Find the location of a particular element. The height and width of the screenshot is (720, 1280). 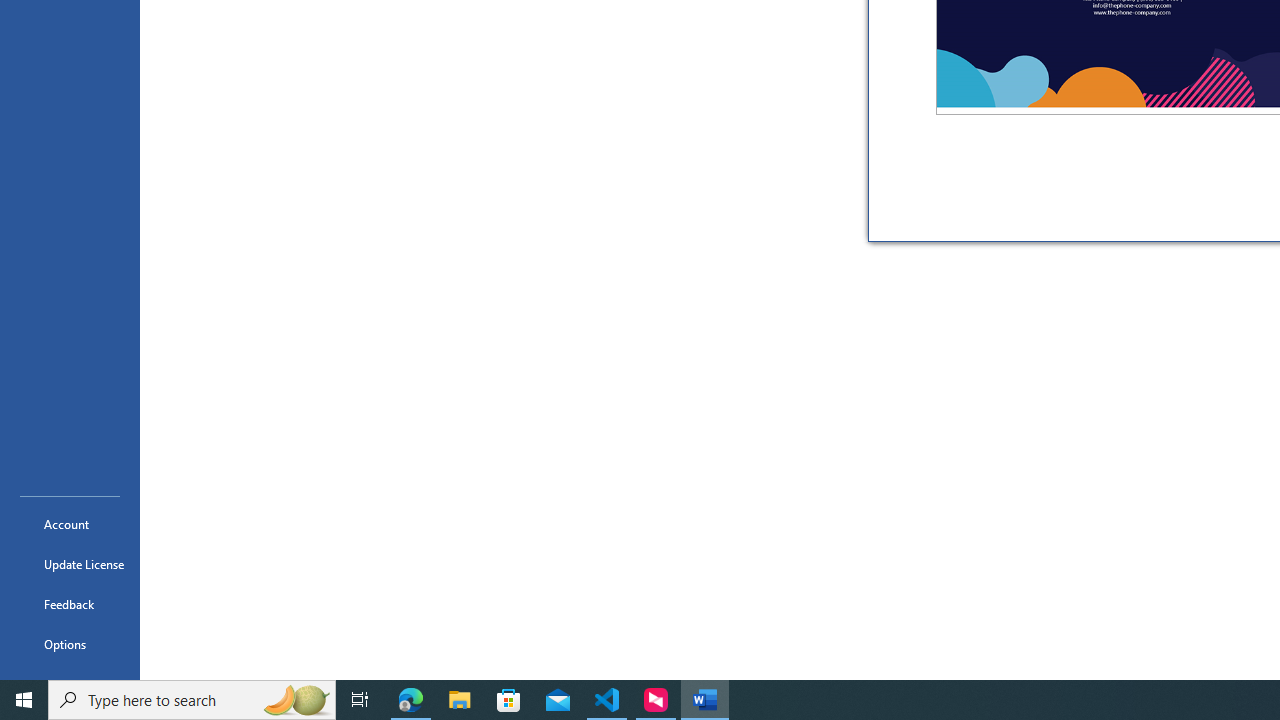

'Type here to search' is located at coordinates (192, 698).